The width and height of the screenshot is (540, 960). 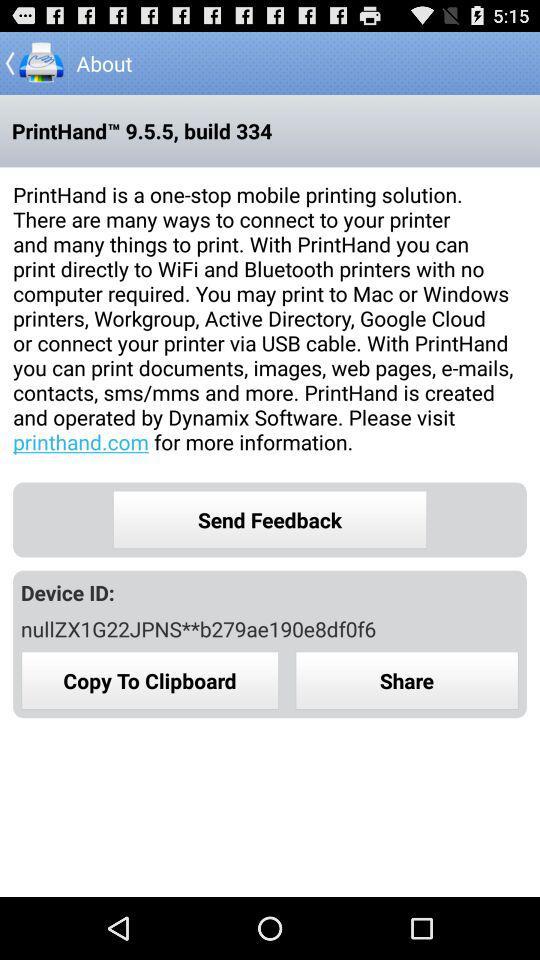 What do you see at coordinates (149, 680) in the screenshot?
I see `the icon at the bottom left corner` at bounding box center [149, 680].